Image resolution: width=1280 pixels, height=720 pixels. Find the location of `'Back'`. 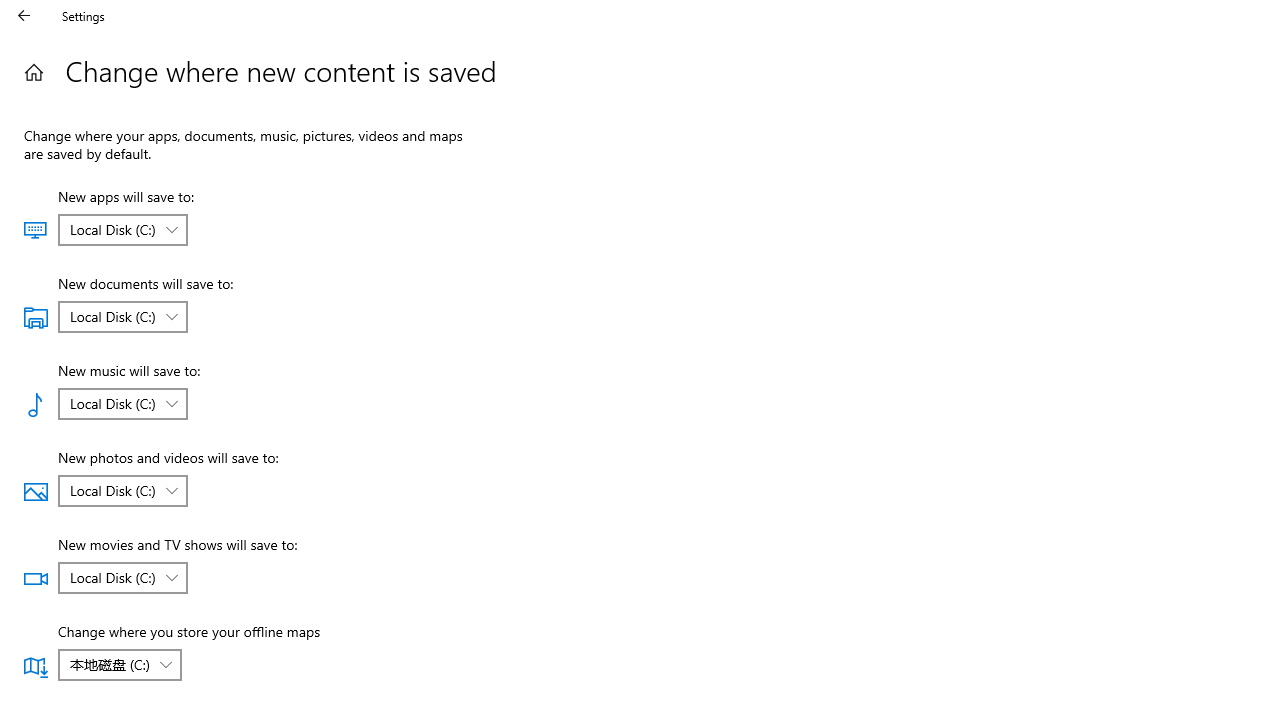

'Back' is located at coordinates (24, 15).